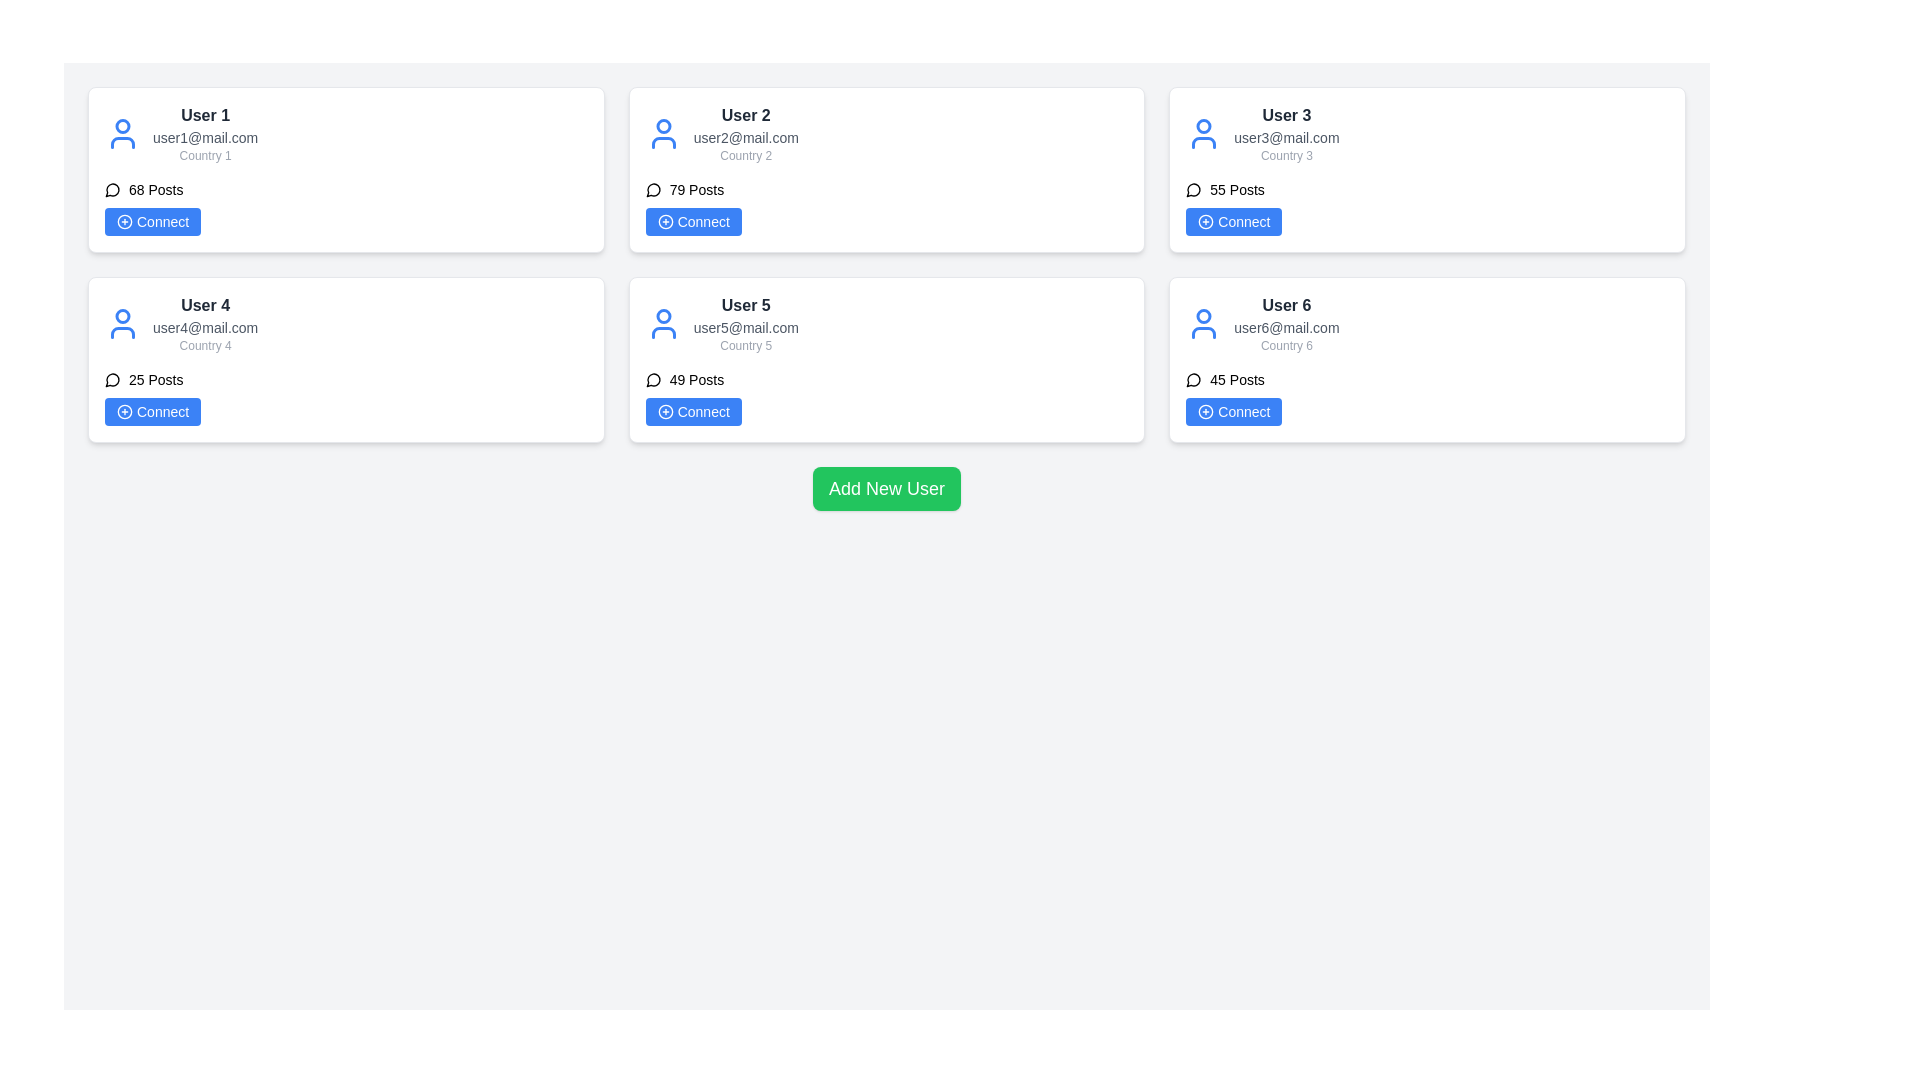 The image size is (1920, 1080). What do you see at coordinates (111, 380) in the screenshot?
I see `the icon representing '25 Posts' located within the card for 'User 4'` at bounding box center [111, 380].